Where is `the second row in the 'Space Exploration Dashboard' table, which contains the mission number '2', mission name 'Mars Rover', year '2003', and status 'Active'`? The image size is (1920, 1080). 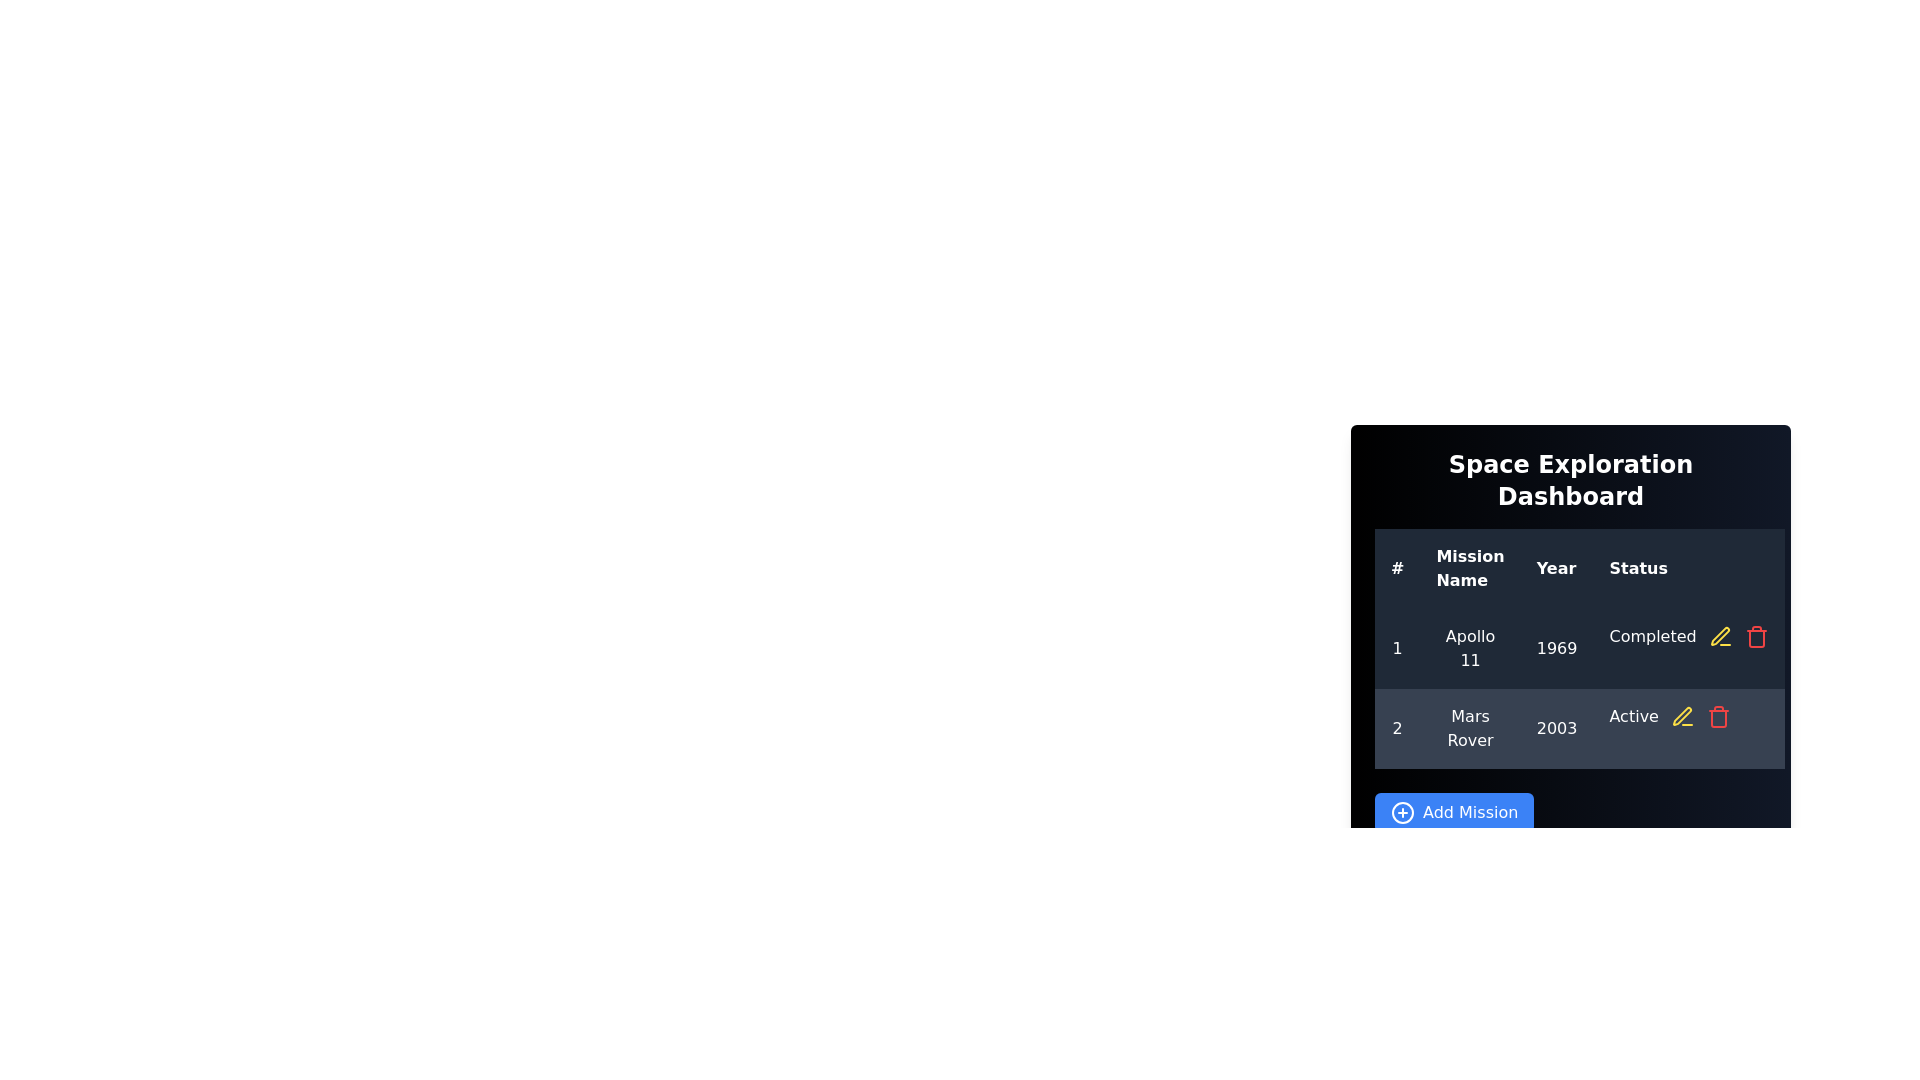
the second row in the 'Space Exploration Dashboard' table, which contains the mission number '2', mission name 'Mars Rover', year '2003', and status 'Active' is located at coordinates (1578, 729).